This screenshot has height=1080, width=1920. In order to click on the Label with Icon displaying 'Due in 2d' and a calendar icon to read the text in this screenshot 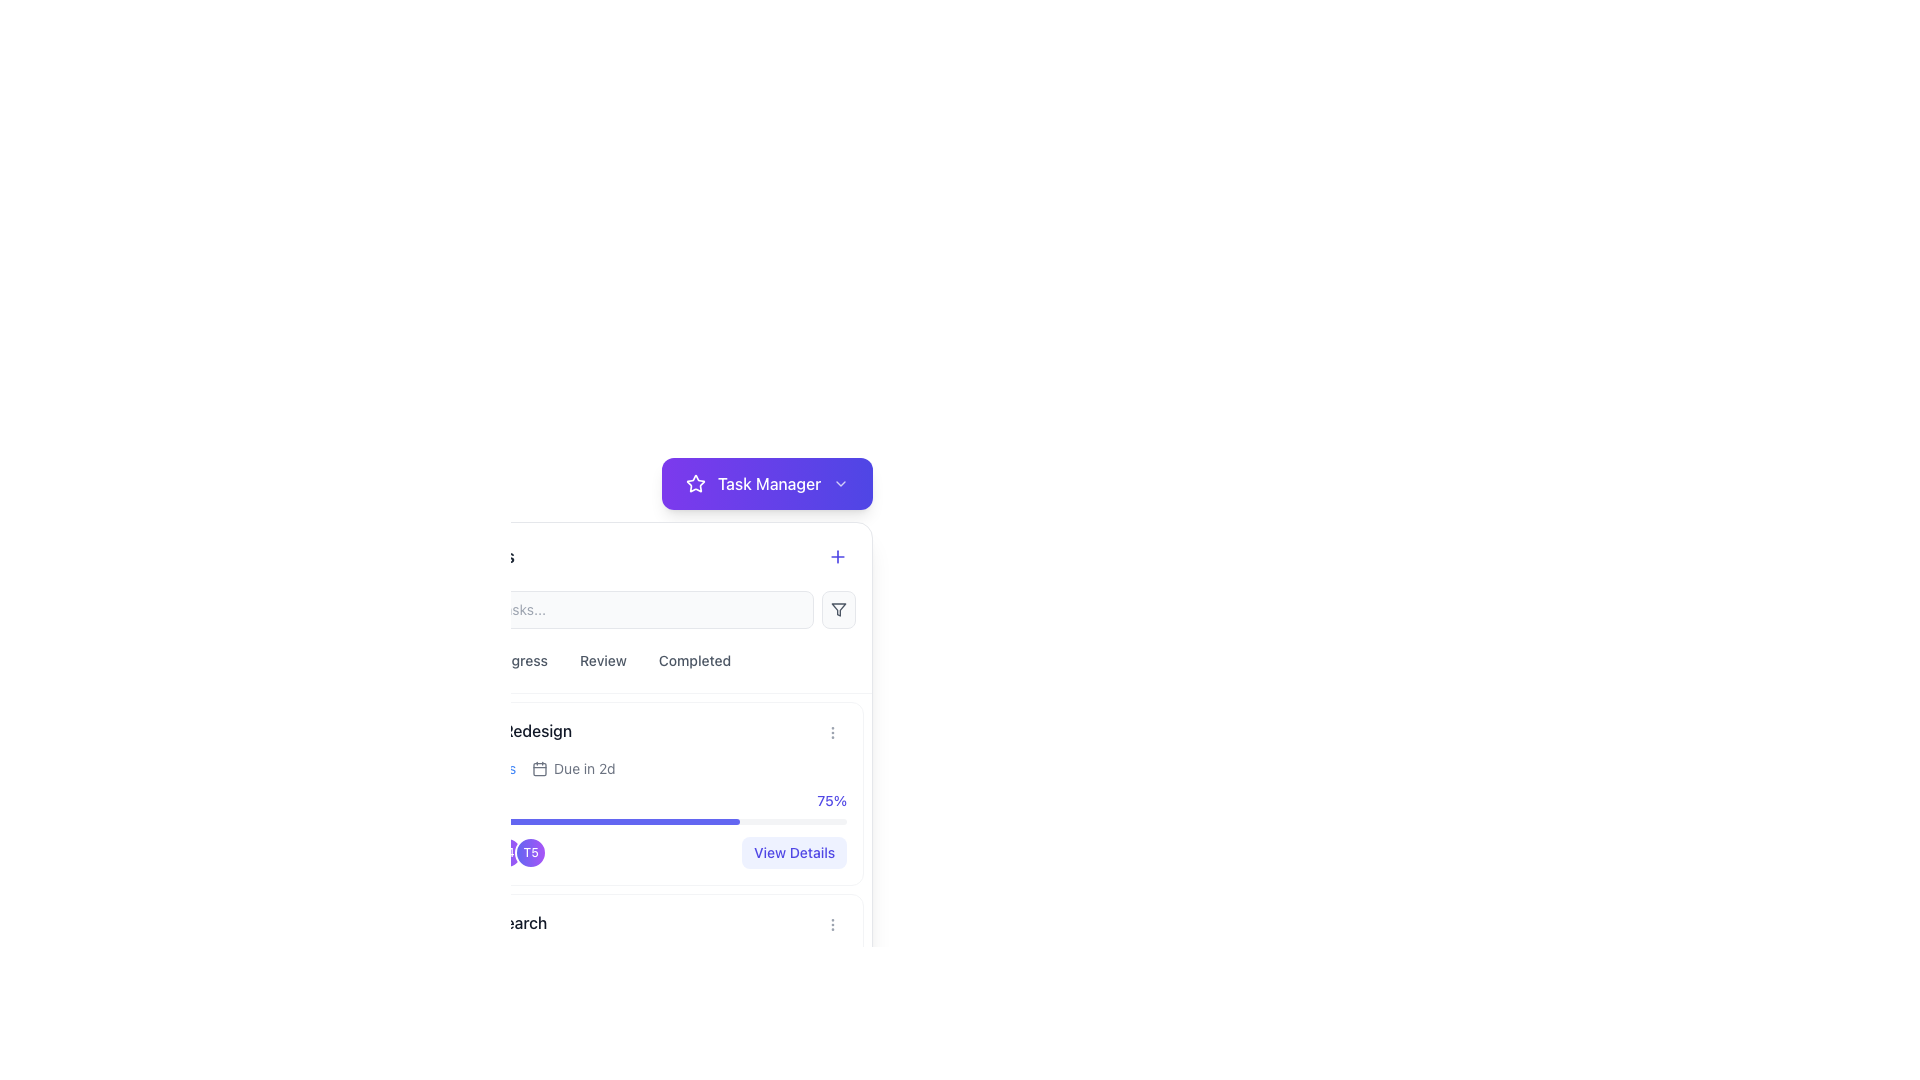, I will do `click(572, 767)`.